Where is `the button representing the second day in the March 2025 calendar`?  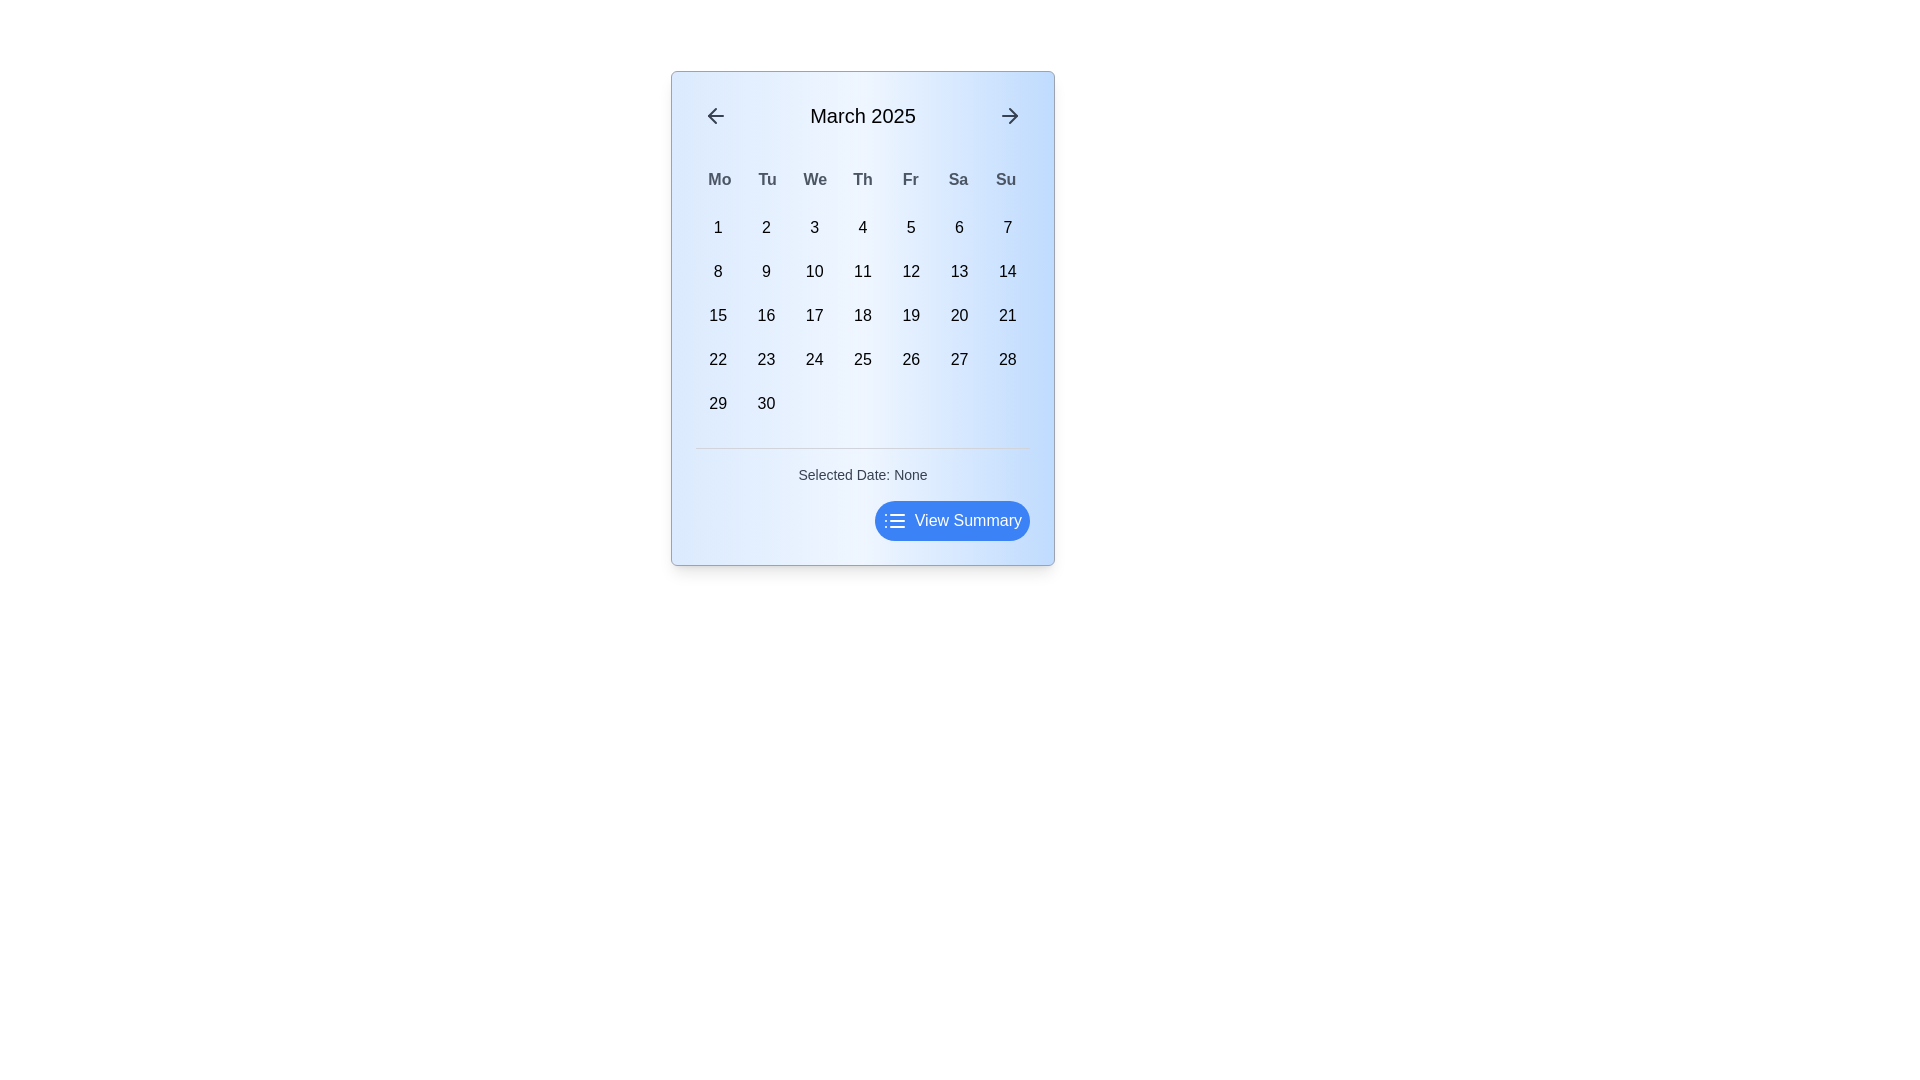
the button representing the second day in the March 2025 calendar is located at coordinates (765, 226).